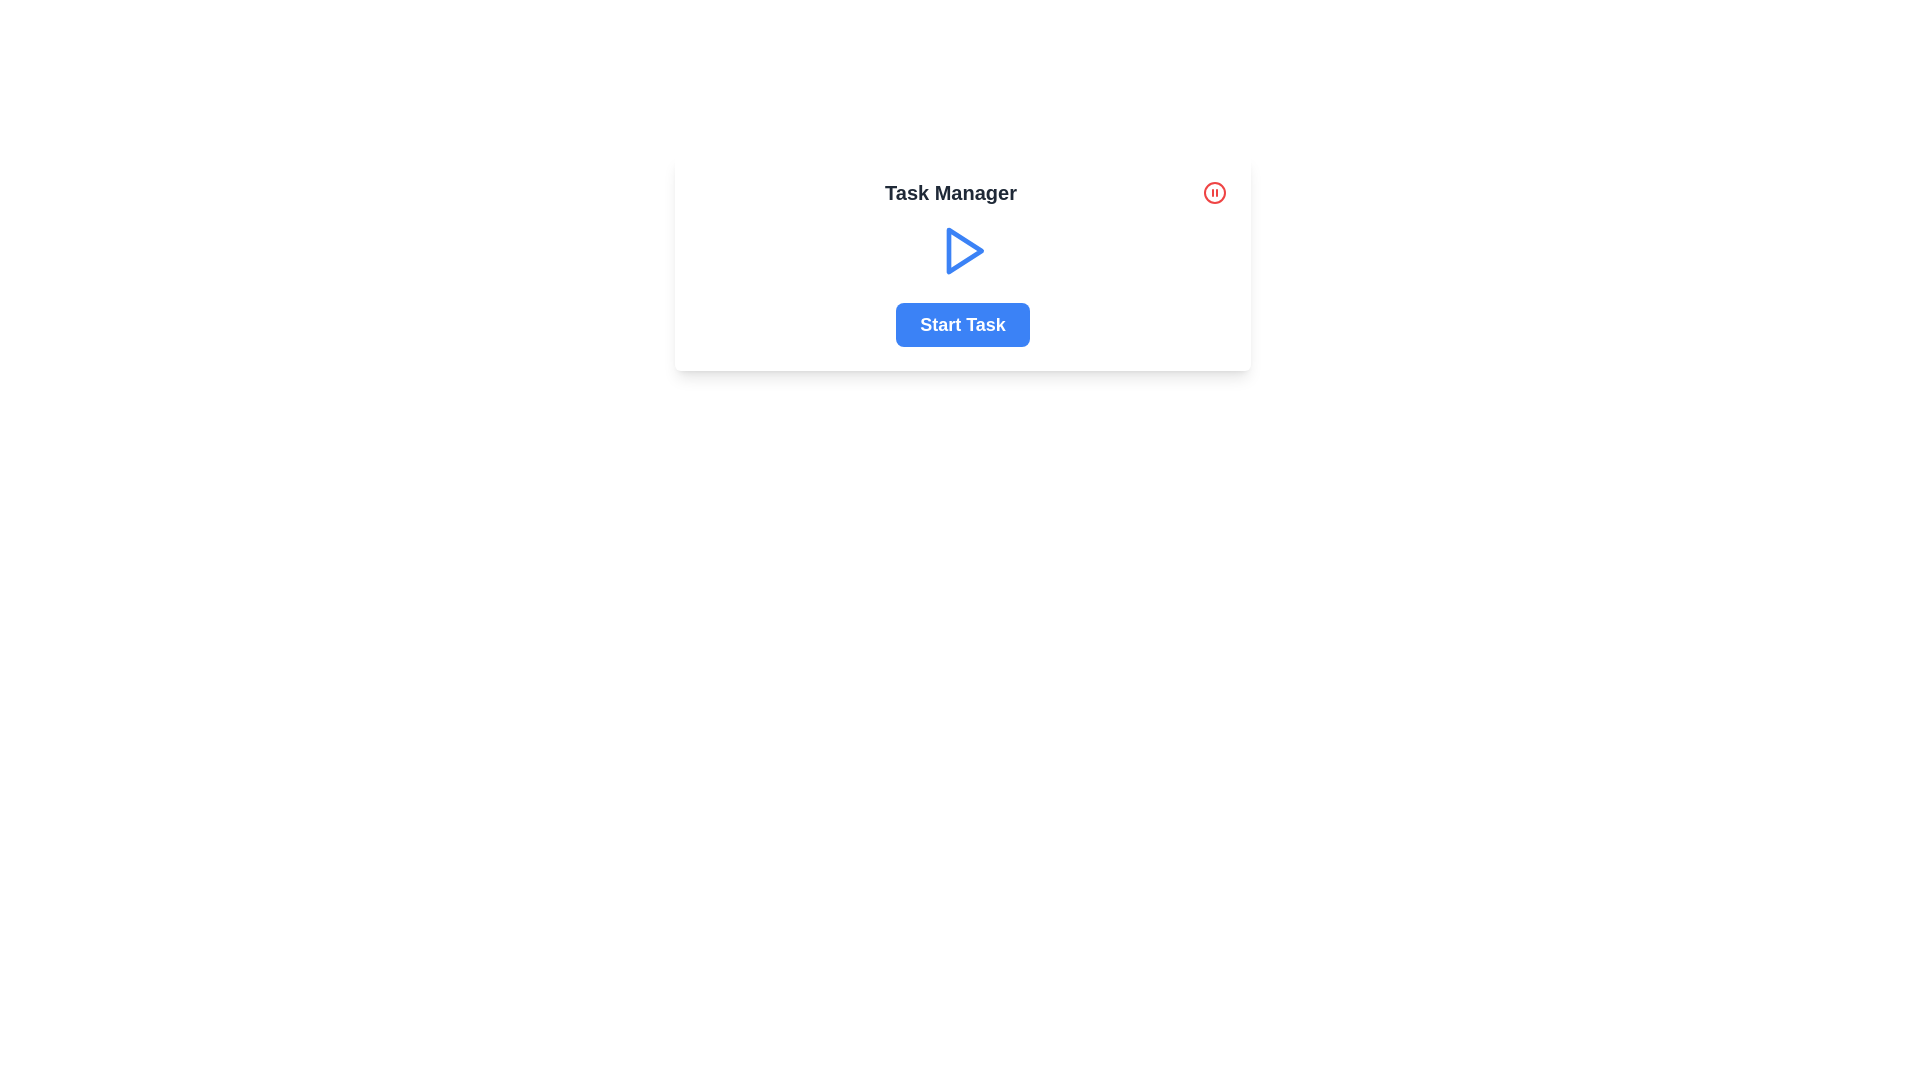 The image size is (1920, 1080). I want to click on the triangular play icon outlined in blue with a white center, which is located centrally below the title 'Task Manager' and above the 'Start Task' button, so click(963, 249).